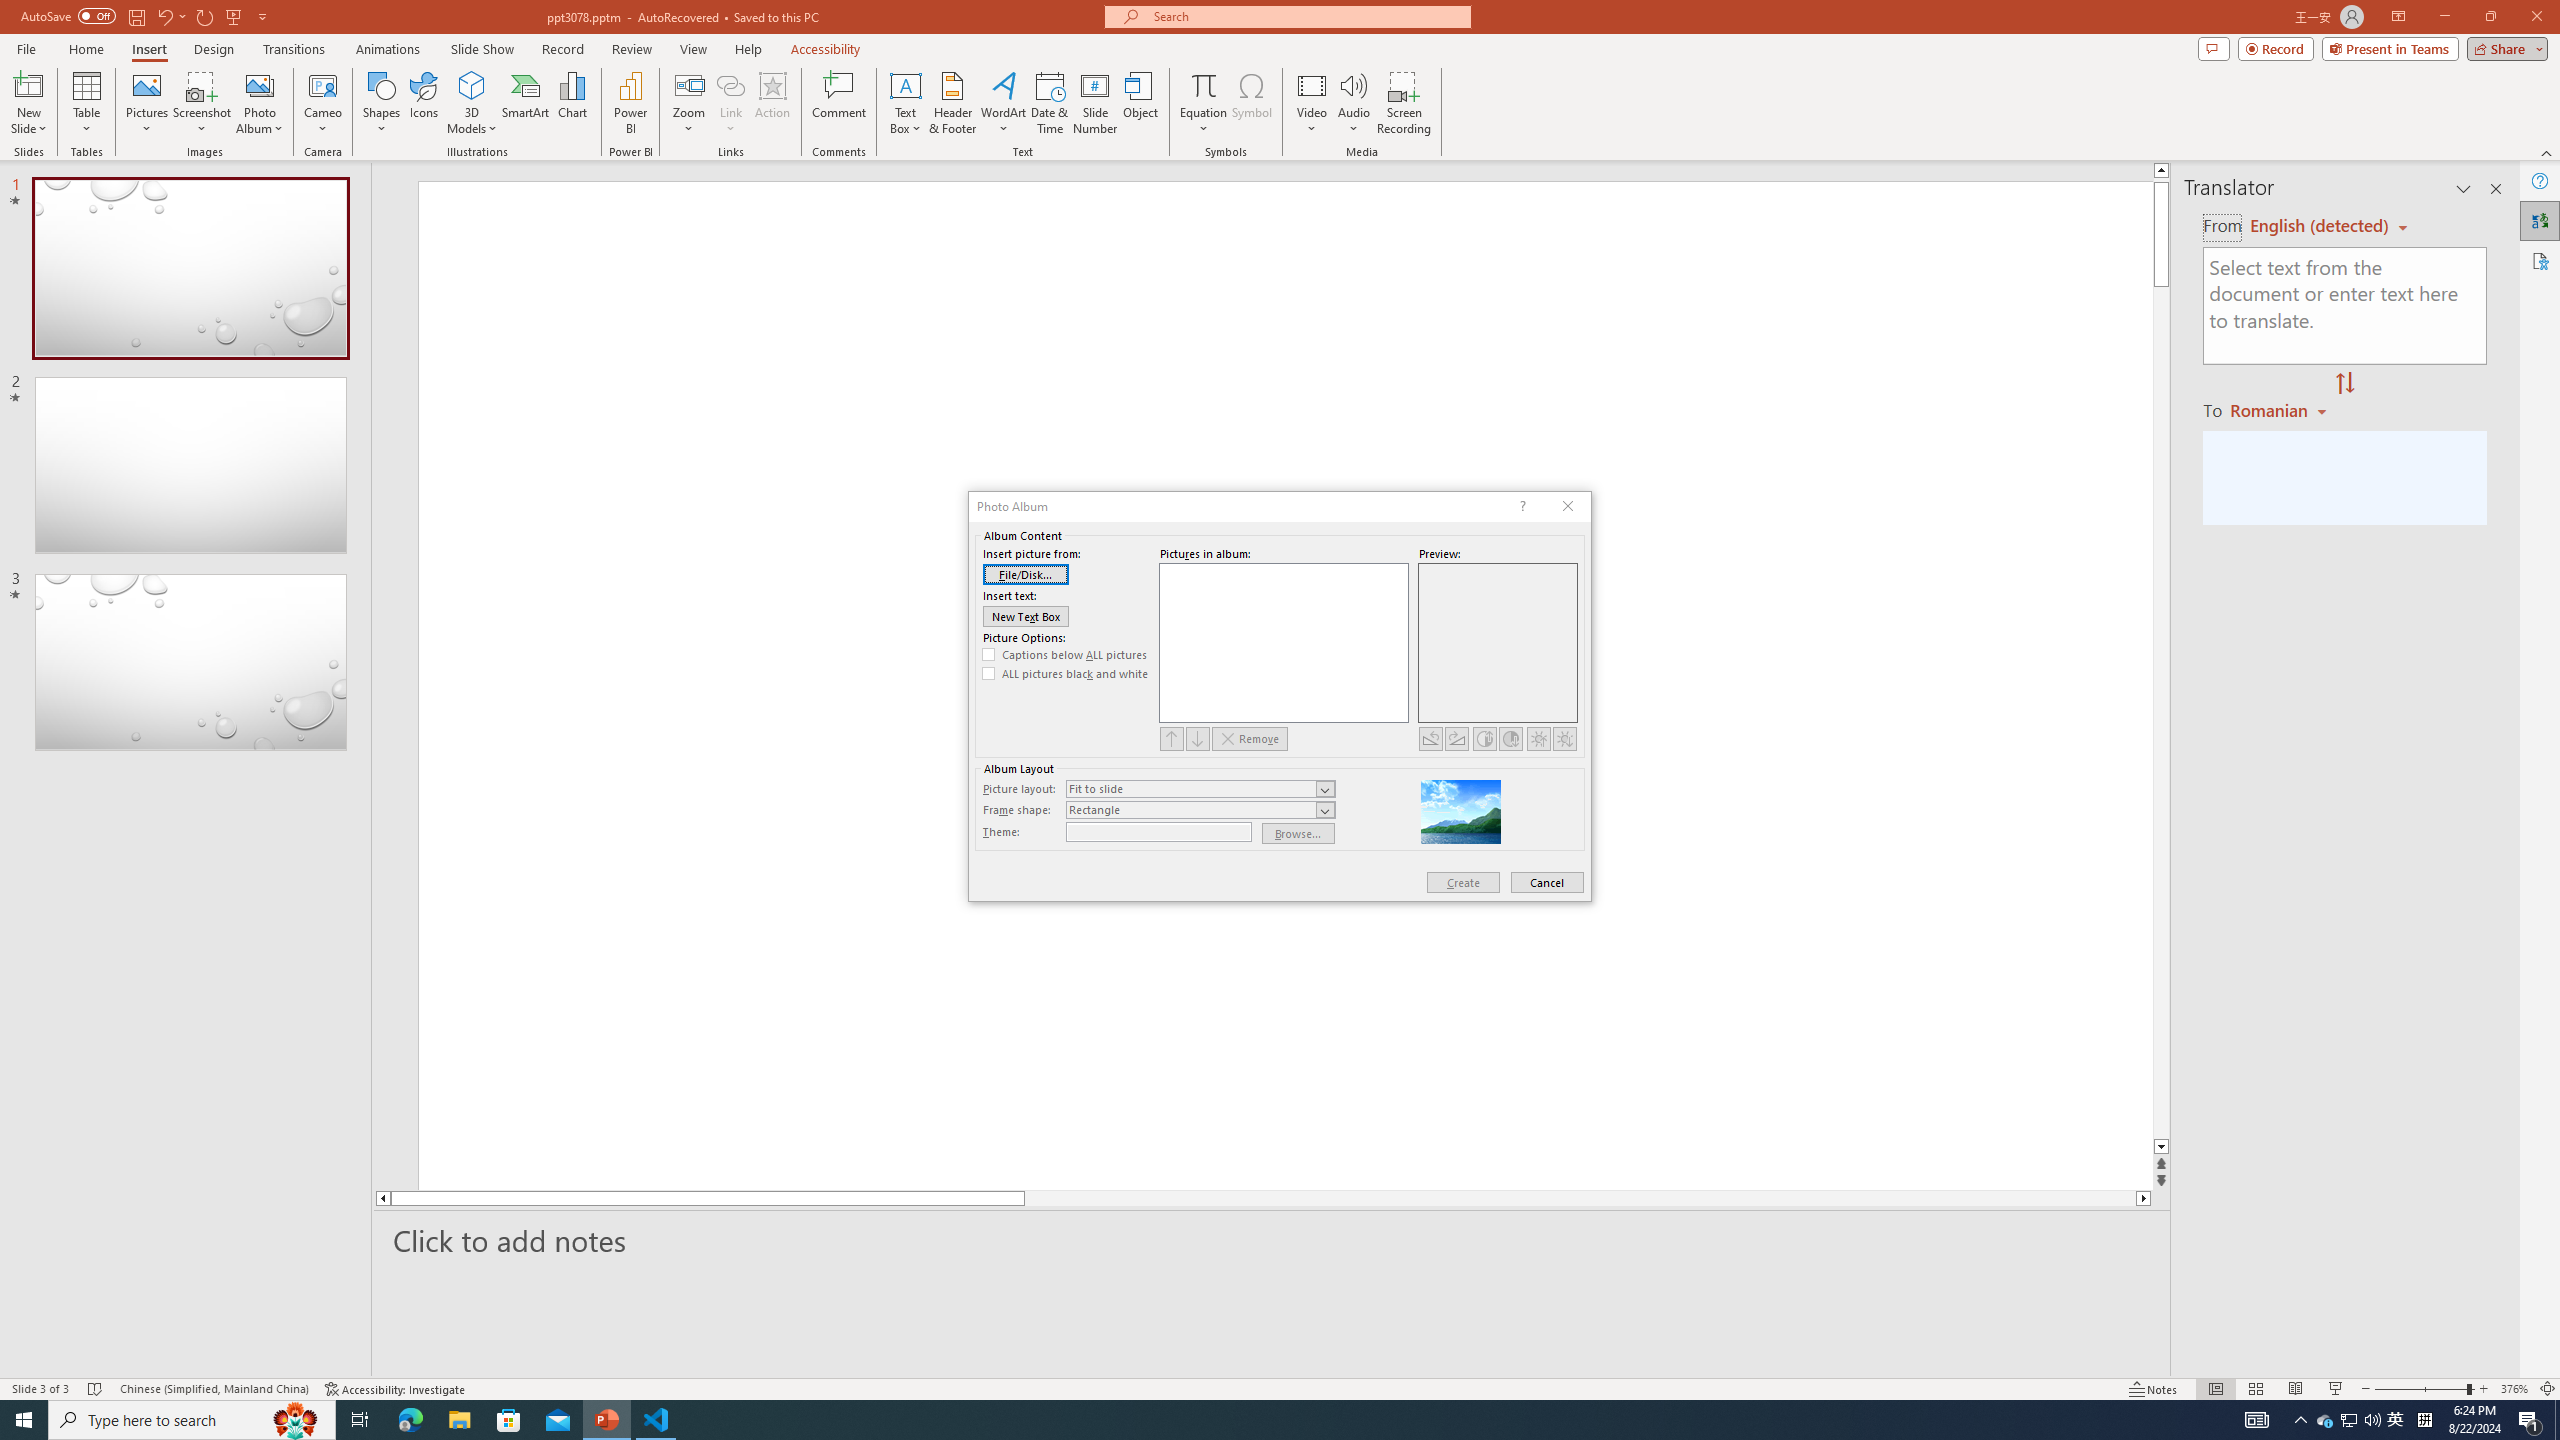  I want to click on 'New Photo Album...', so click(258, 84).